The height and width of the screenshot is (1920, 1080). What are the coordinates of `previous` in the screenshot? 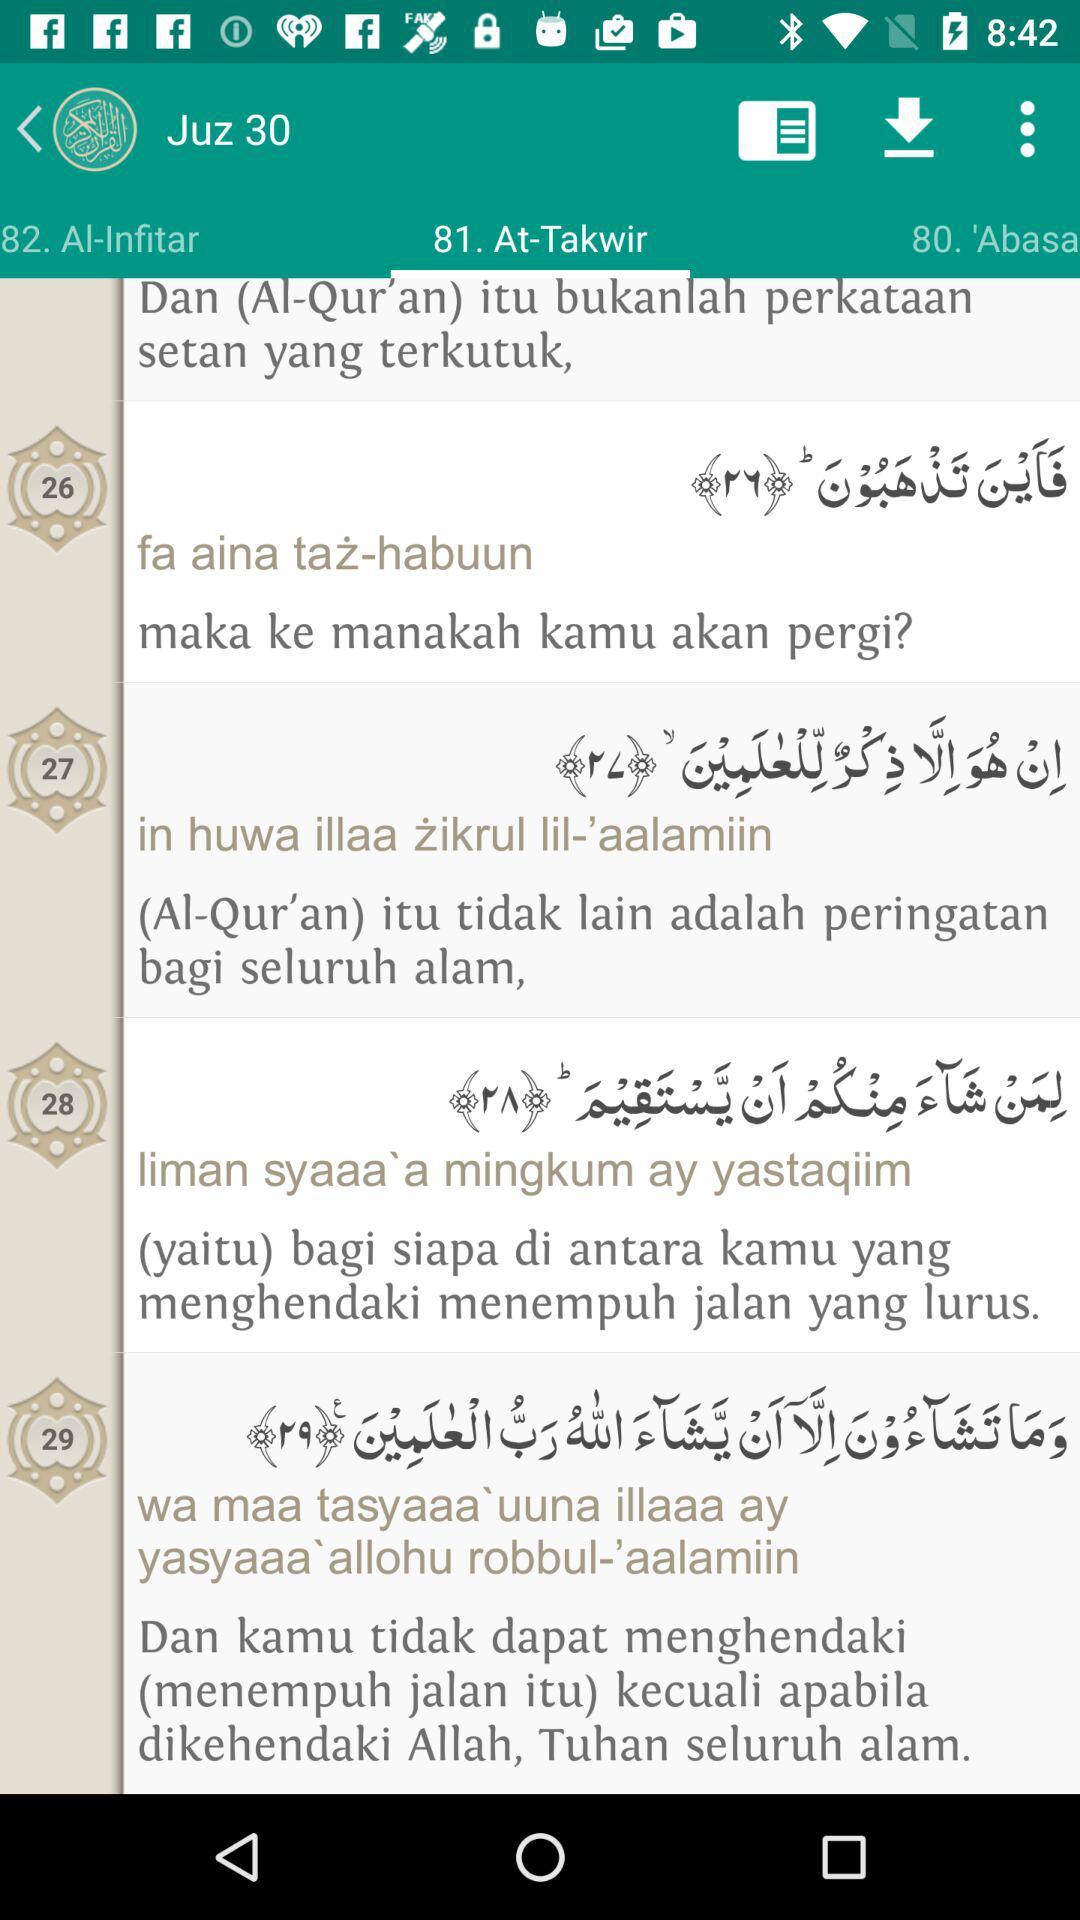 It's located at (75, 127).